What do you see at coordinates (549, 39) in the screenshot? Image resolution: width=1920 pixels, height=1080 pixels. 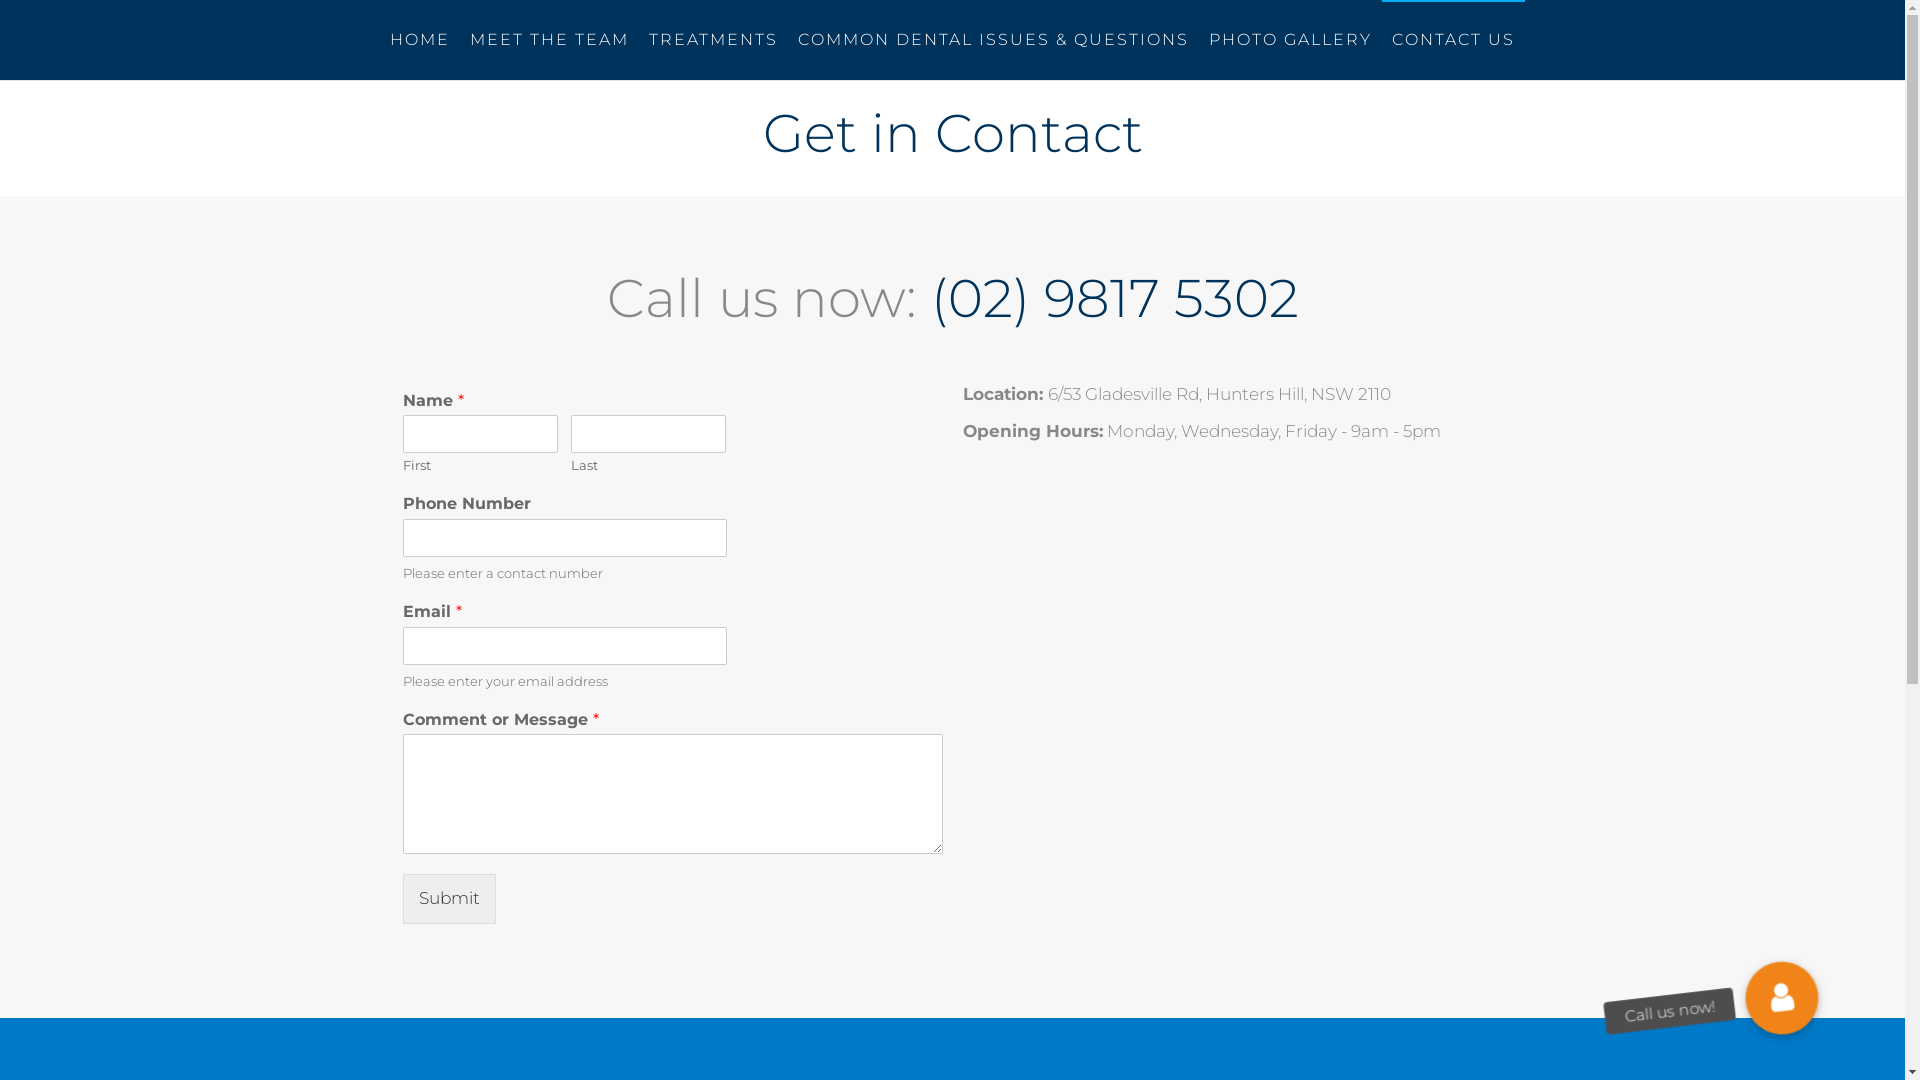 I see `'MEET THE TEAM'` at bounding box center [549, 39].